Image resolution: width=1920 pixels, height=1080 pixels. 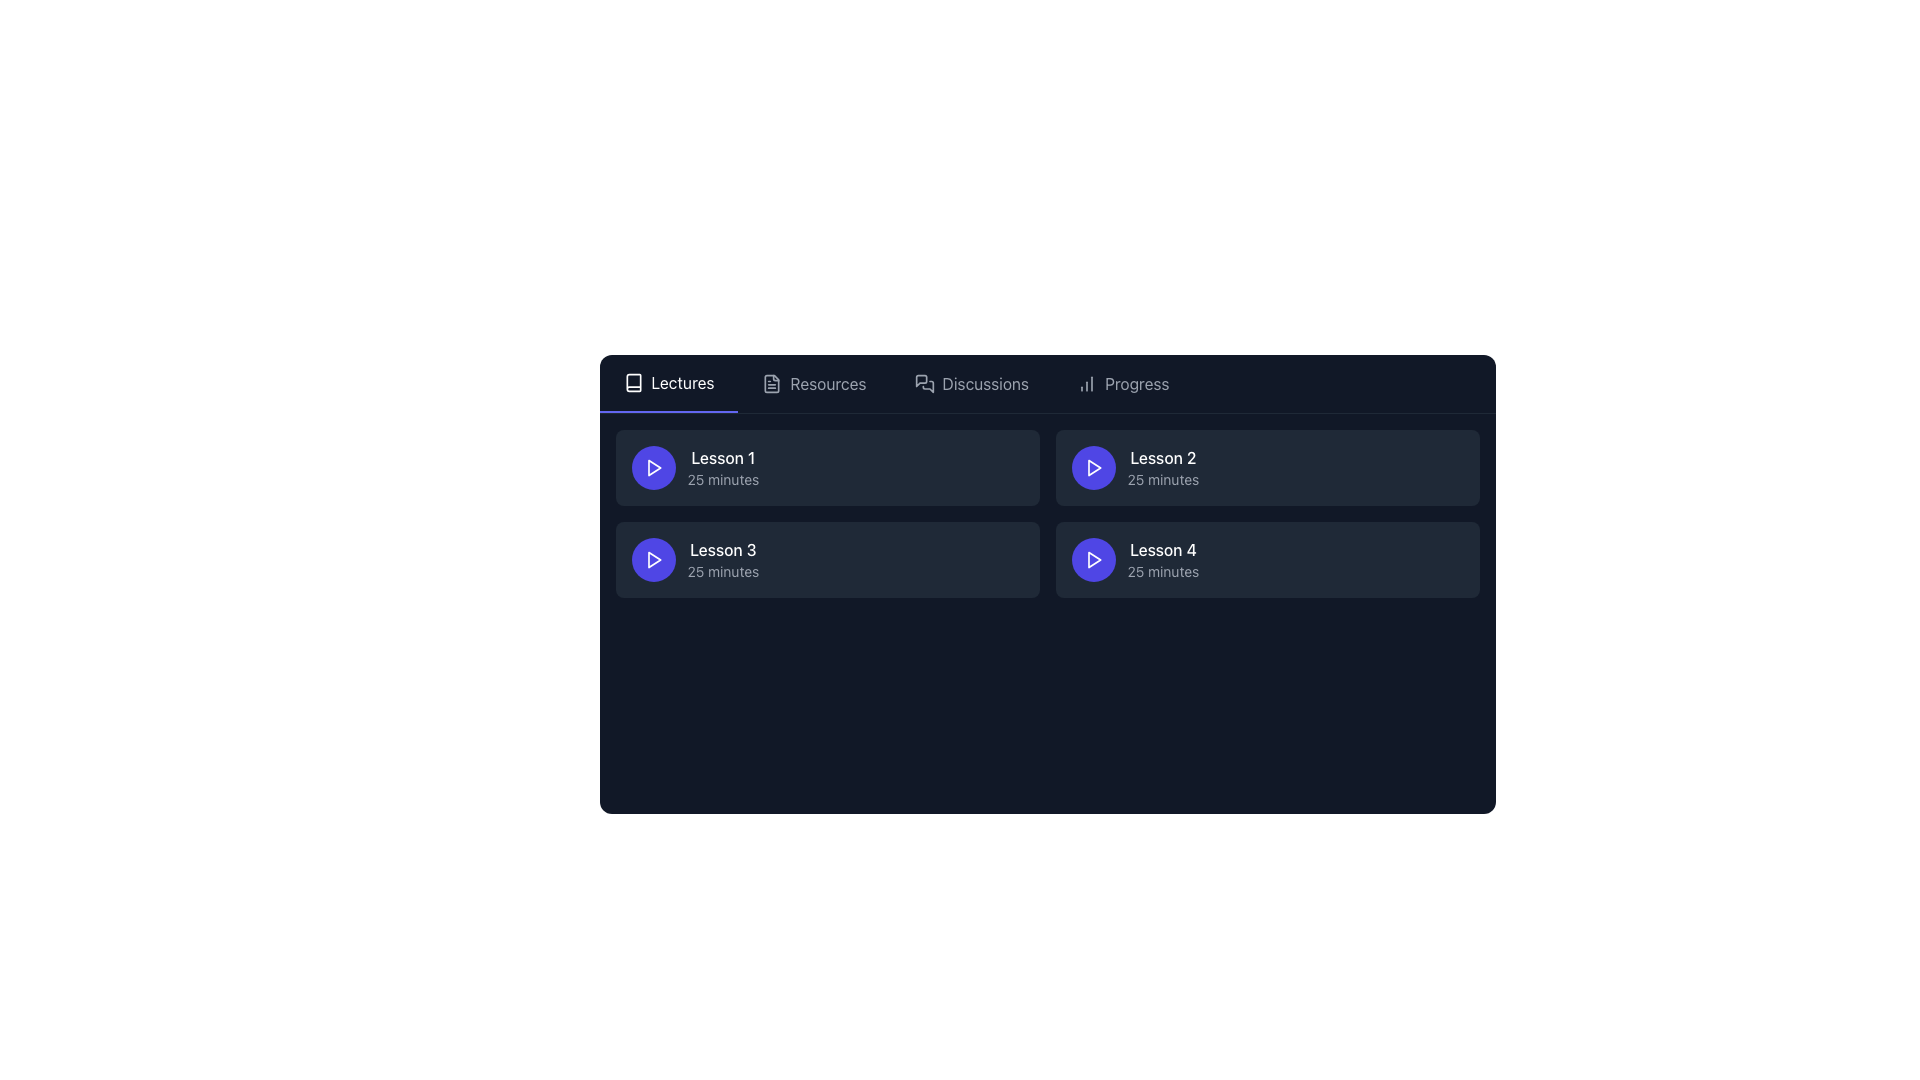 I want to click on label of the second tab from the left in the horizontal navigation bar, which is the 'Resources' tab, located between the 'Lectures' and 'Discussions' tabs, so click(x=828, y=384).